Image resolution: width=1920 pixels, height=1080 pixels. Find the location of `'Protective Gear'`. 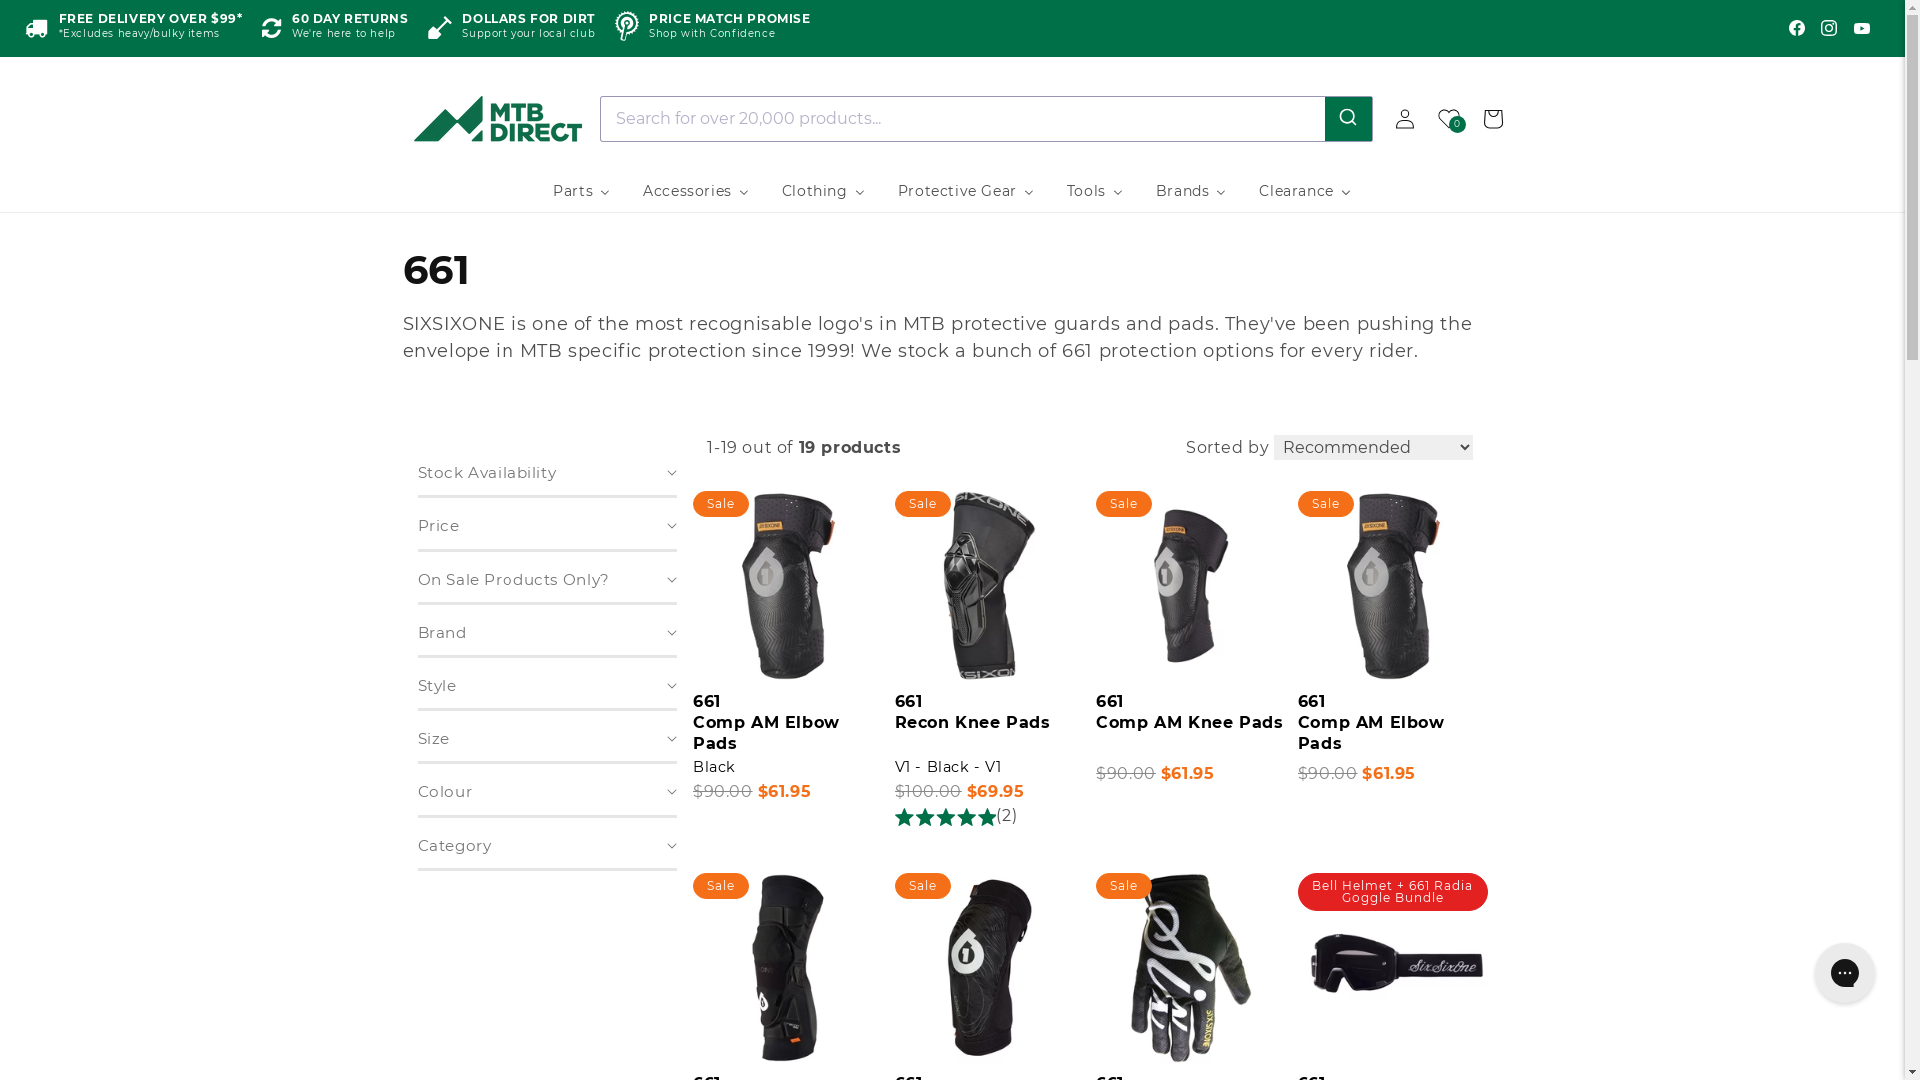

'Protective Gear' is located at coordinates (881, 191).